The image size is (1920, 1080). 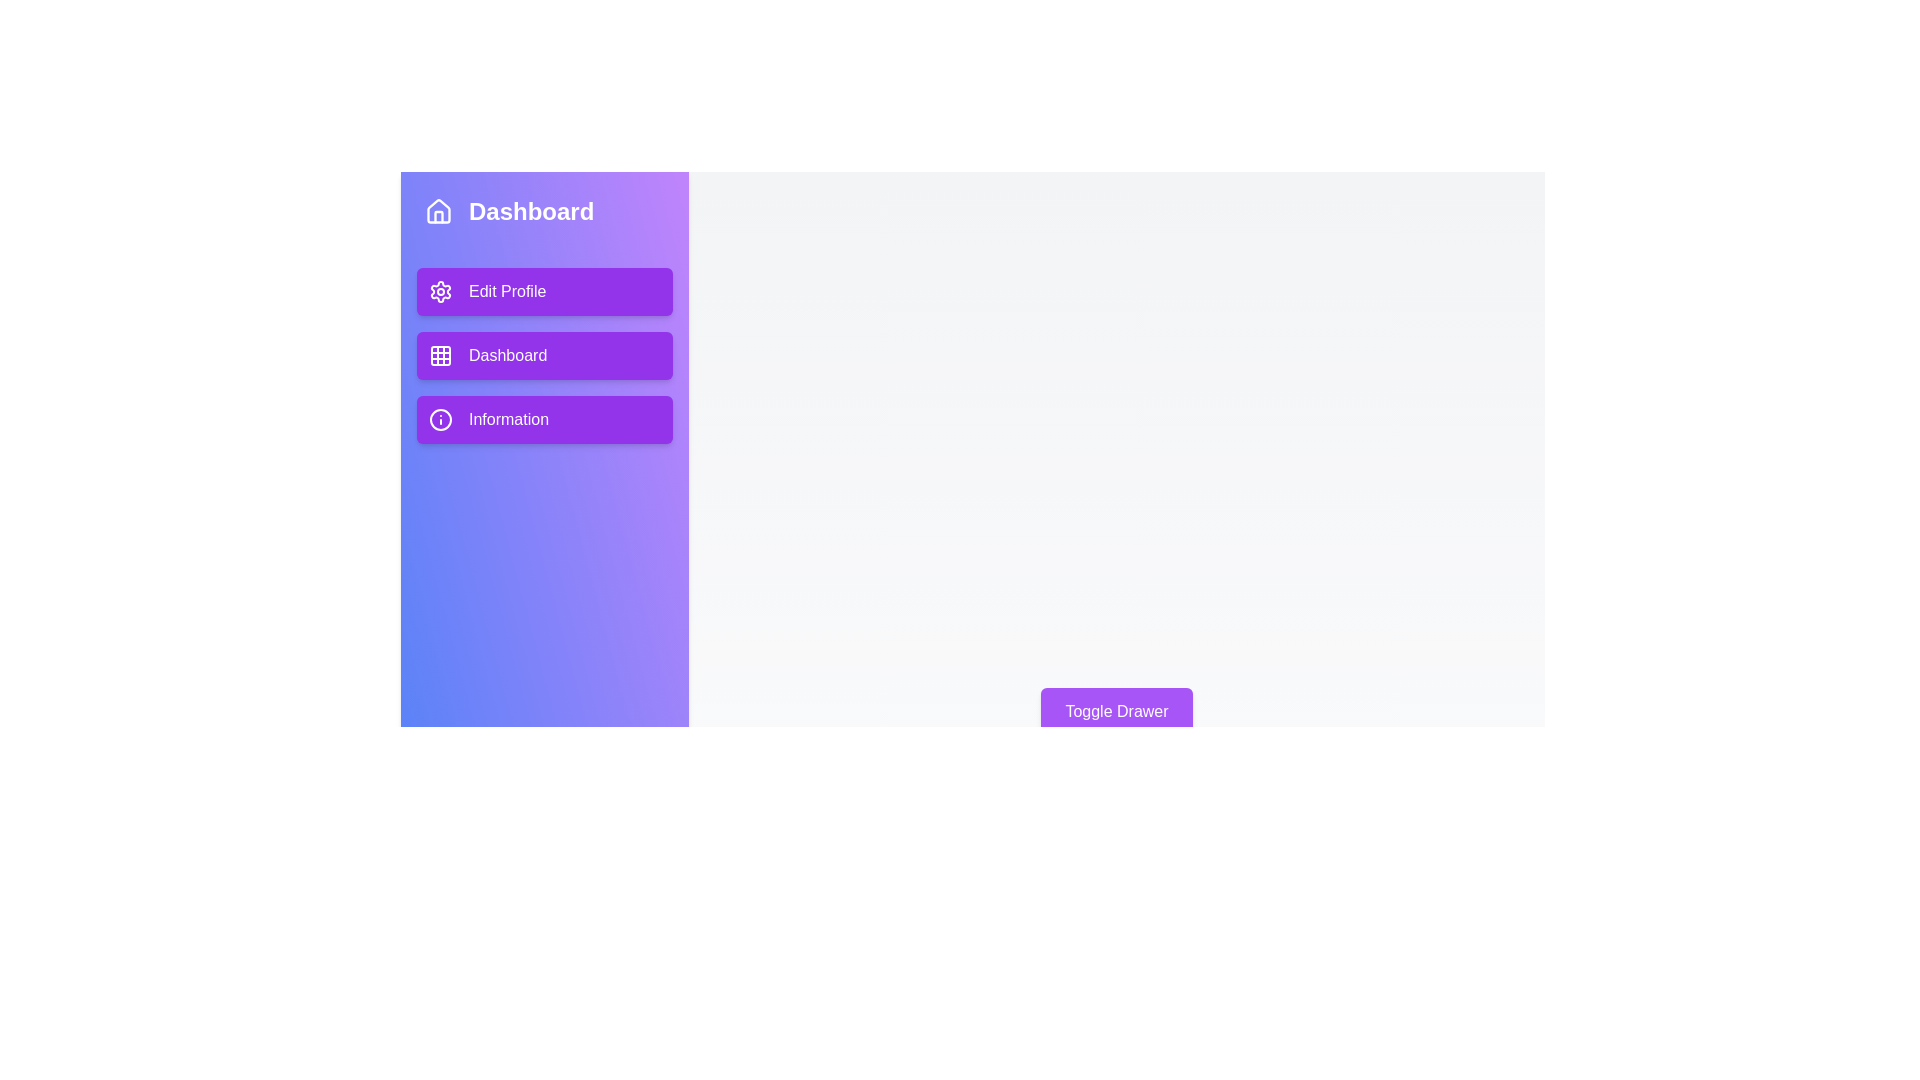 I want to click on the header labeled 'Dashboard' to ensure it is visible and static, so click(x=545, y=212).